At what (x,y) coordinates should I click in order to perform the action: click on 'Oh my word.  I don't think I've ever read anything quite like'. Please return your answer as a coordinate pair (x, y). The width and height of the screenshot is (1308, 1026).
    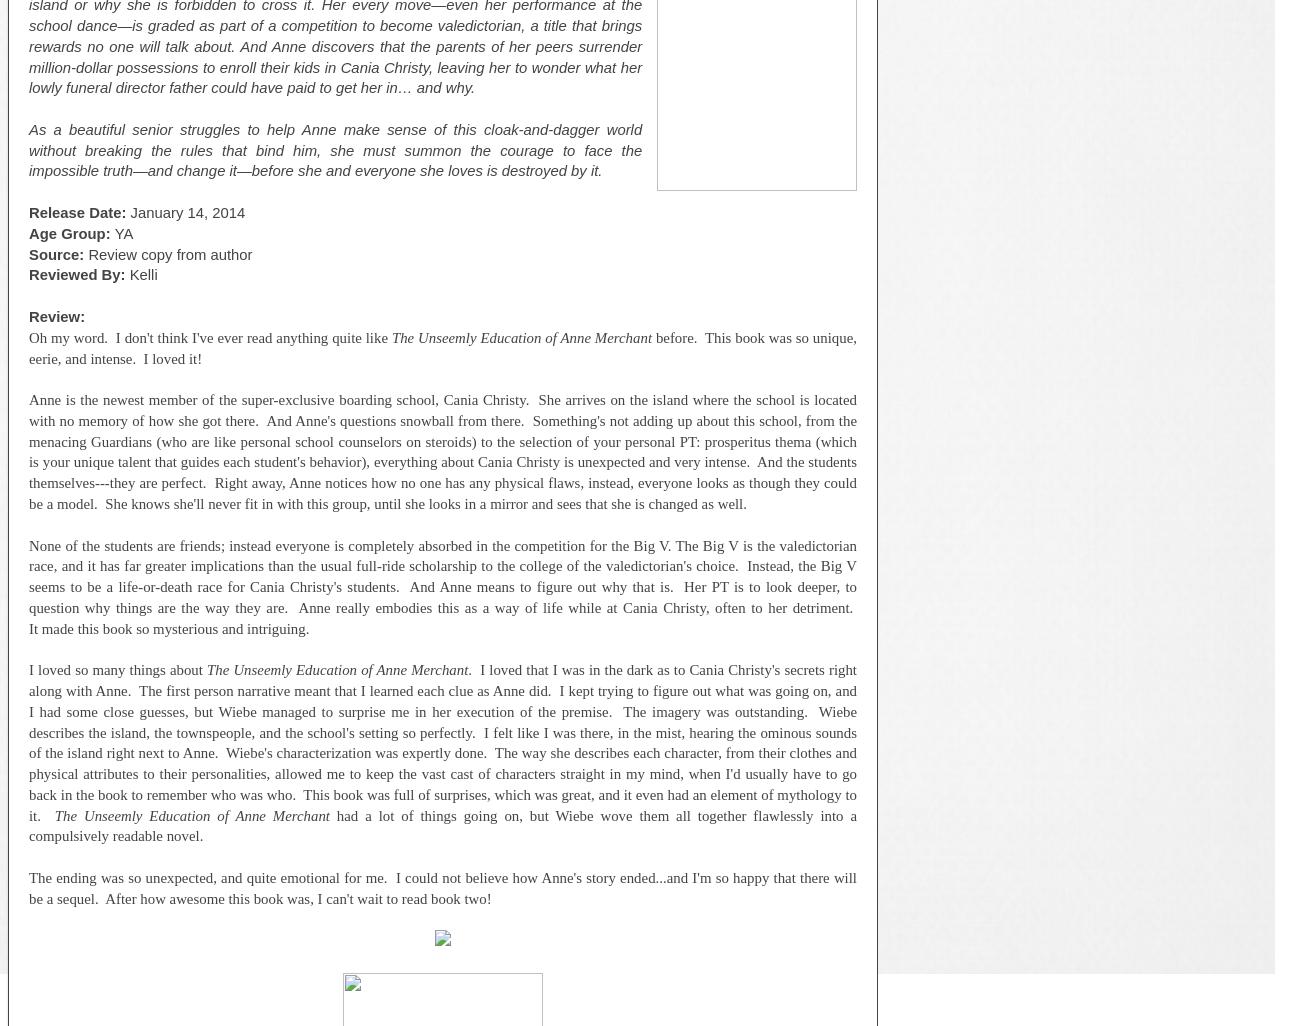
    Looking at the image, I should click on (29, 337).